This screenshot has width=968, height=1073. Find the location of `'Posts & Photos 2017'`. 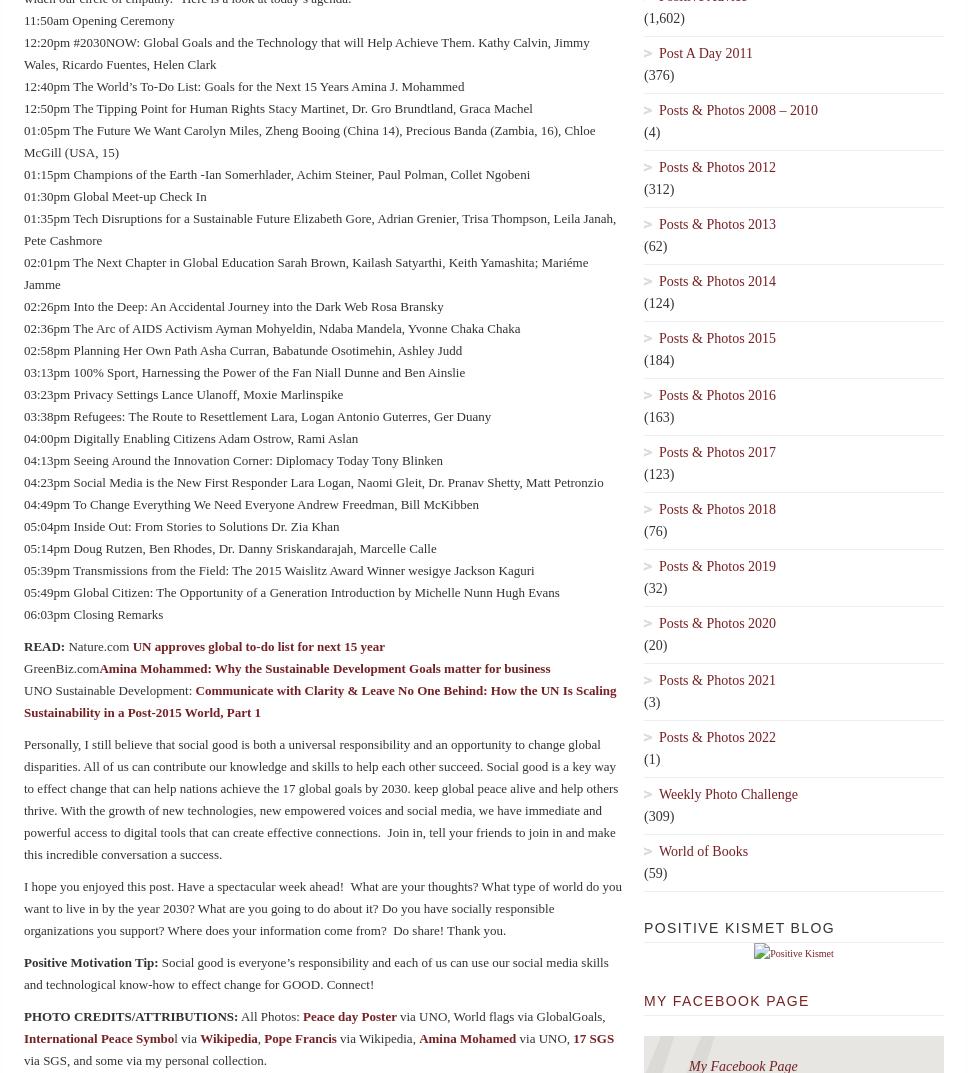

'Posts & Photos 2017' is located at coordinates (716, 452).